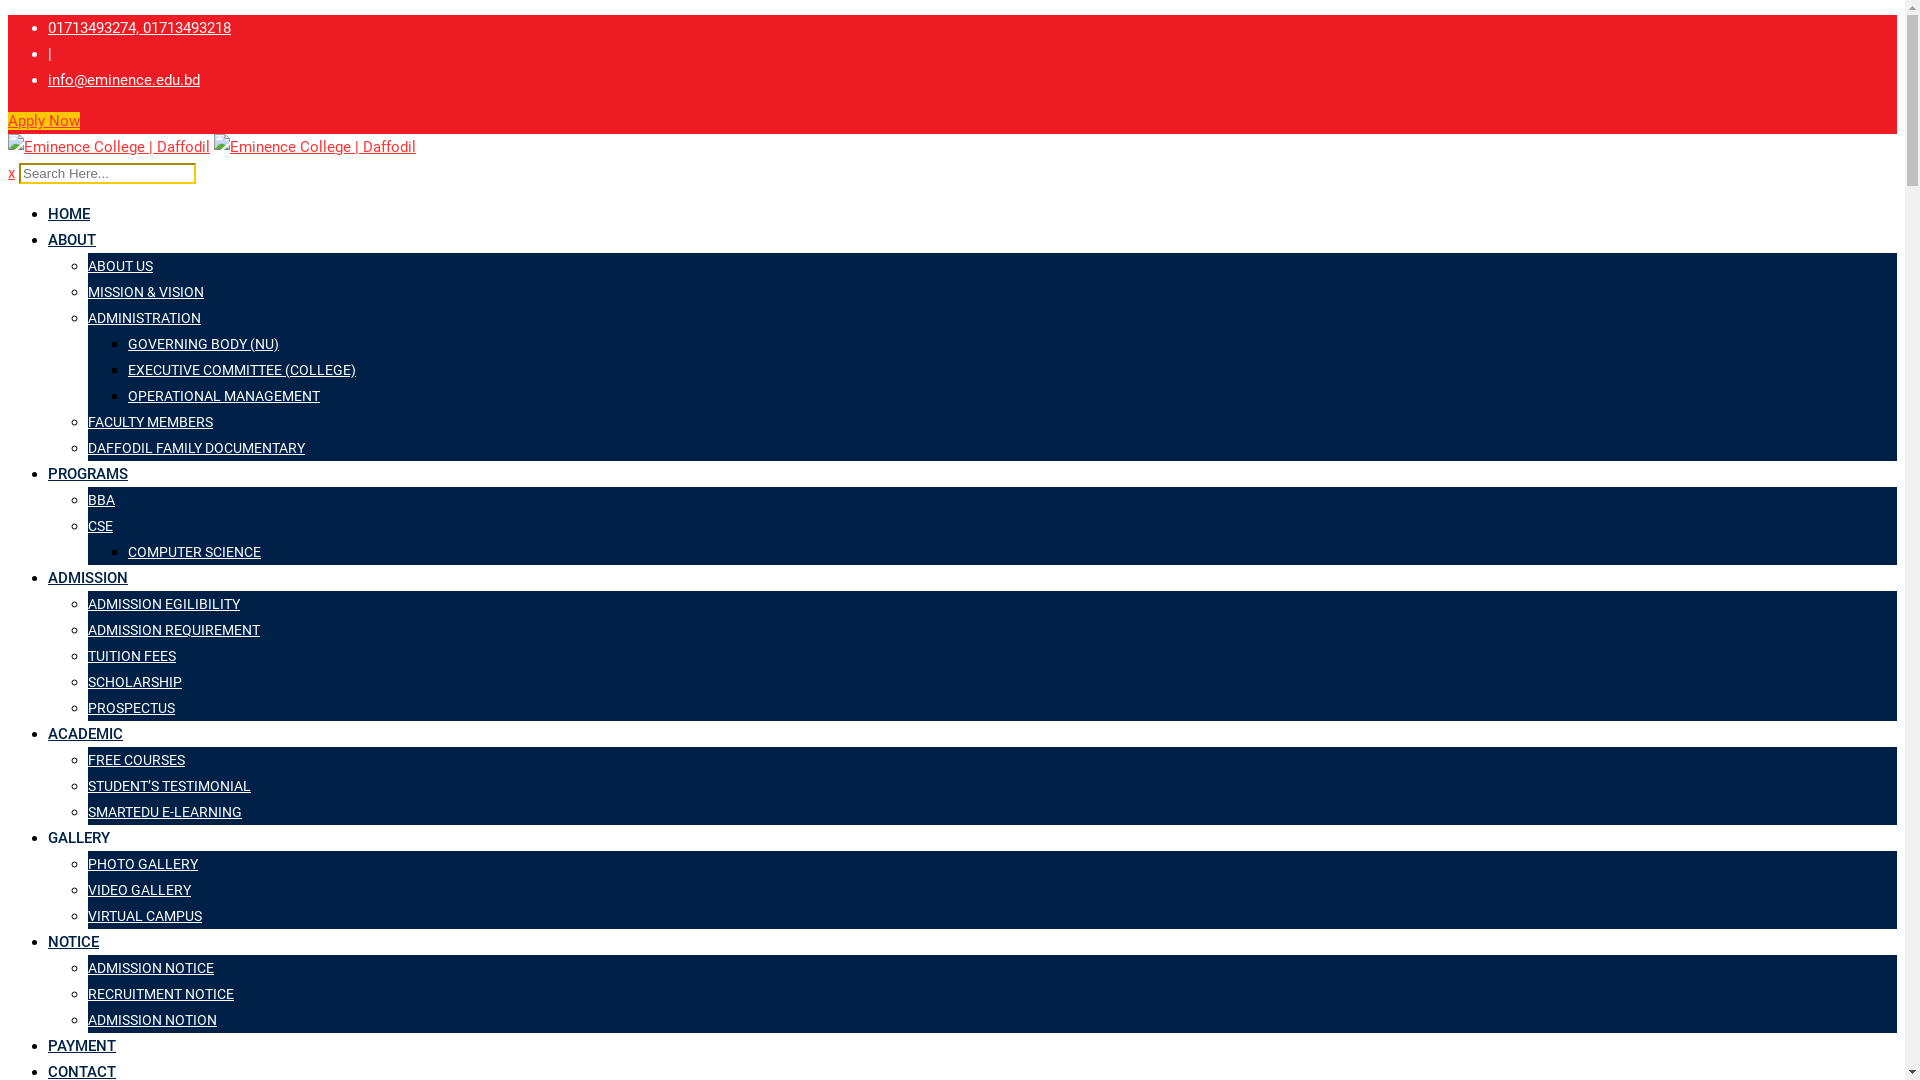 Image resolution: width=1920 pixels, height=1080 pixels. I want to click on 'Apply Now', so click(8, 120).